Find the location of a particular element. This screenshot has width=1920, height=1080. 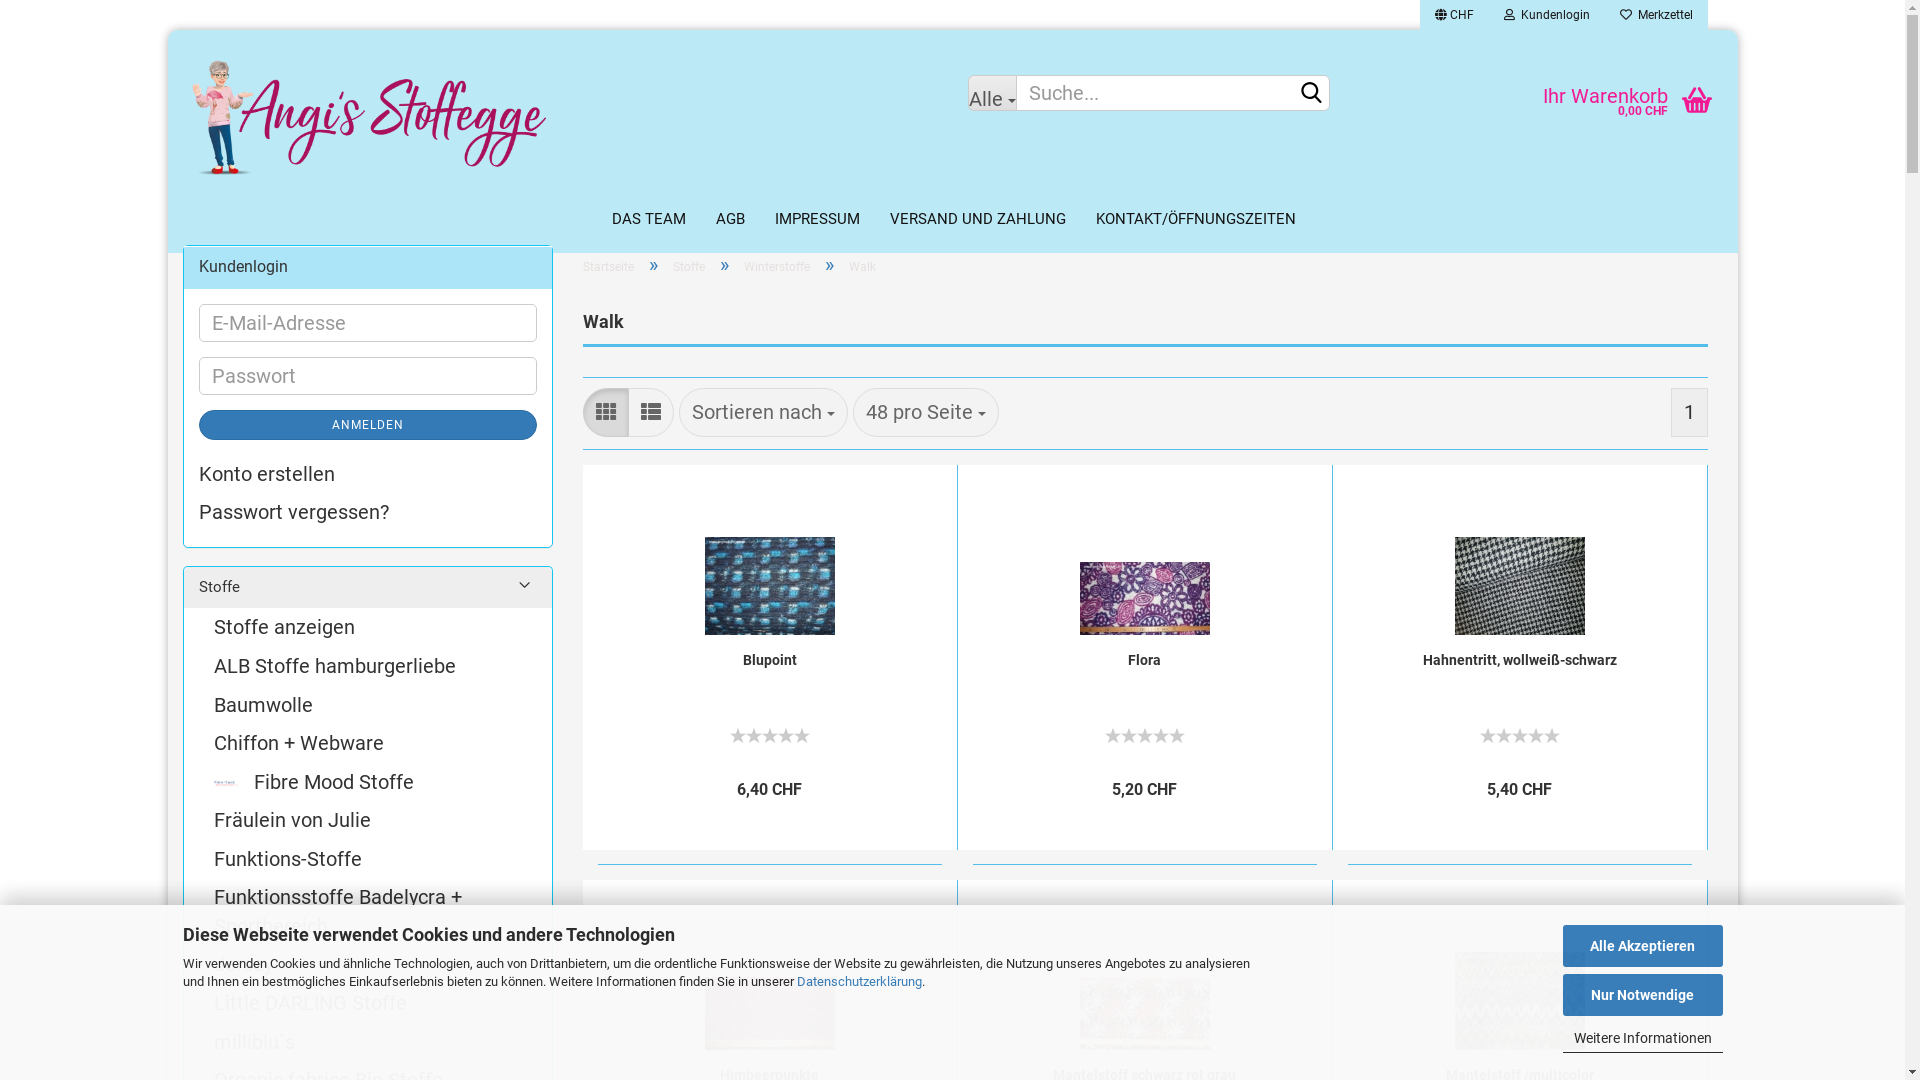

'Sortieren nach' is located at coordinates (761, 411).